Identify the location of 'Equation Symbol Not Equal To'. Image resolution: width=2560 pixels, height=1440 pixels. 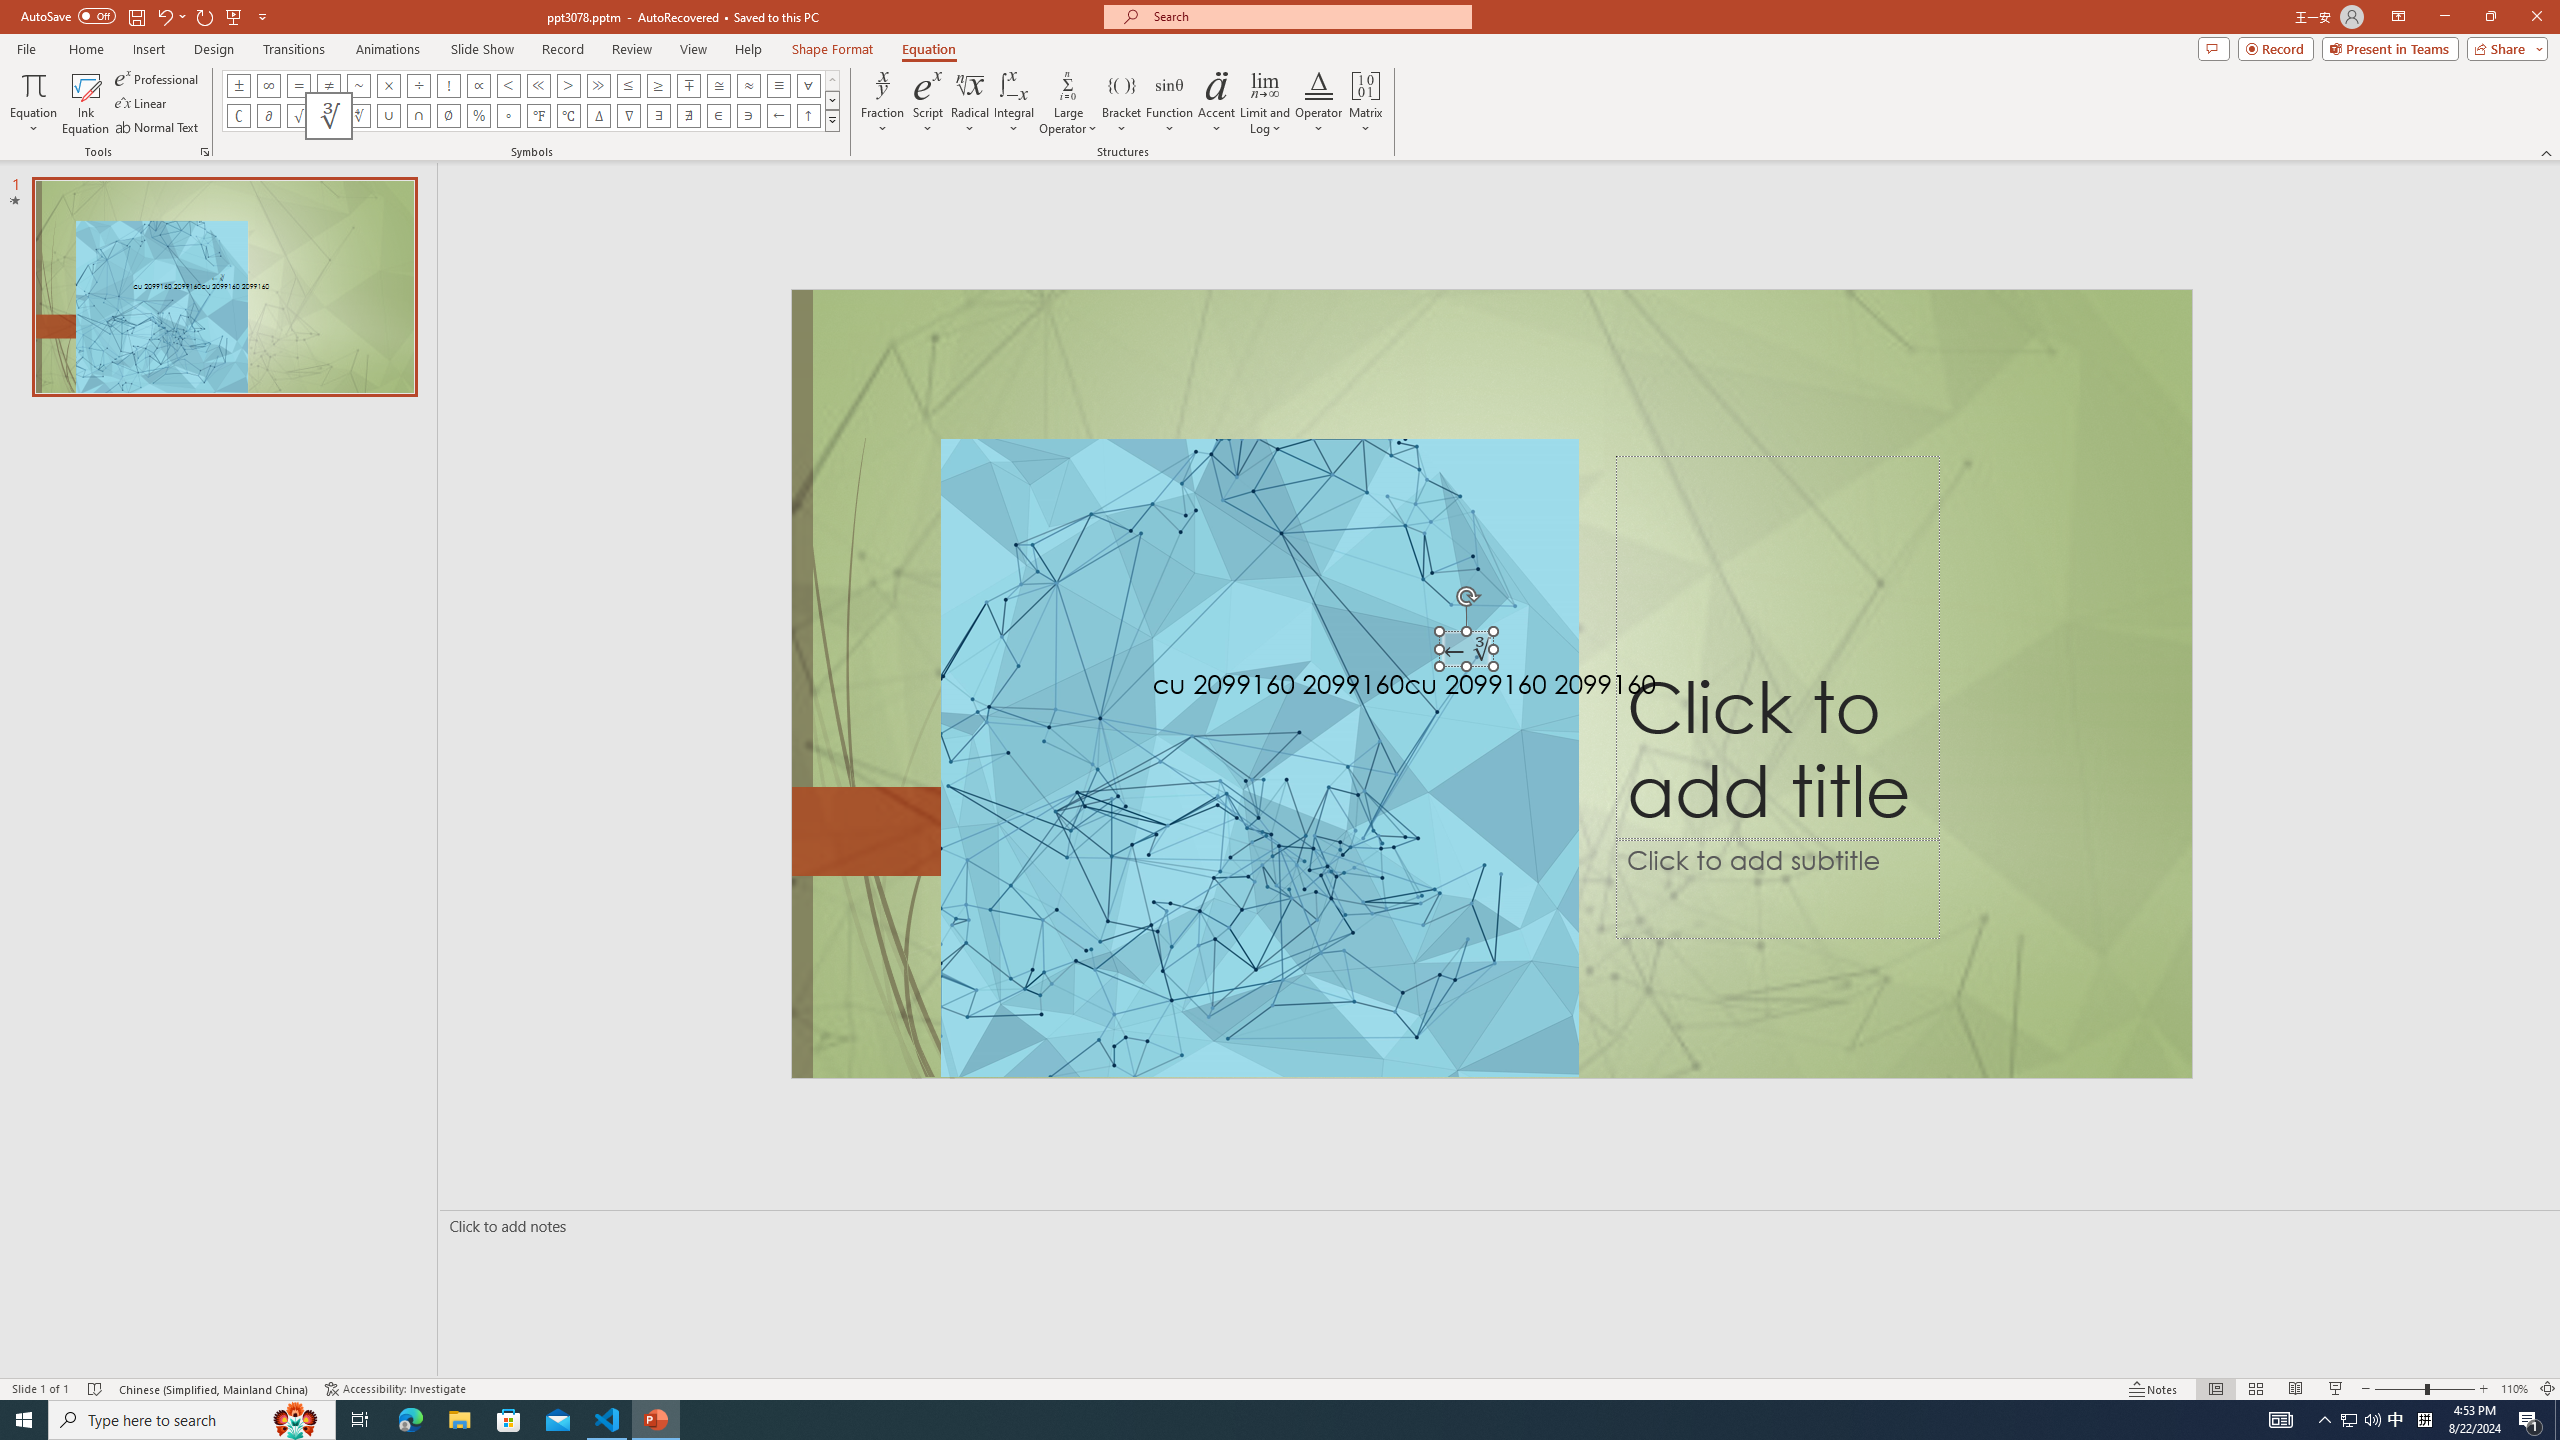
(327, 84).